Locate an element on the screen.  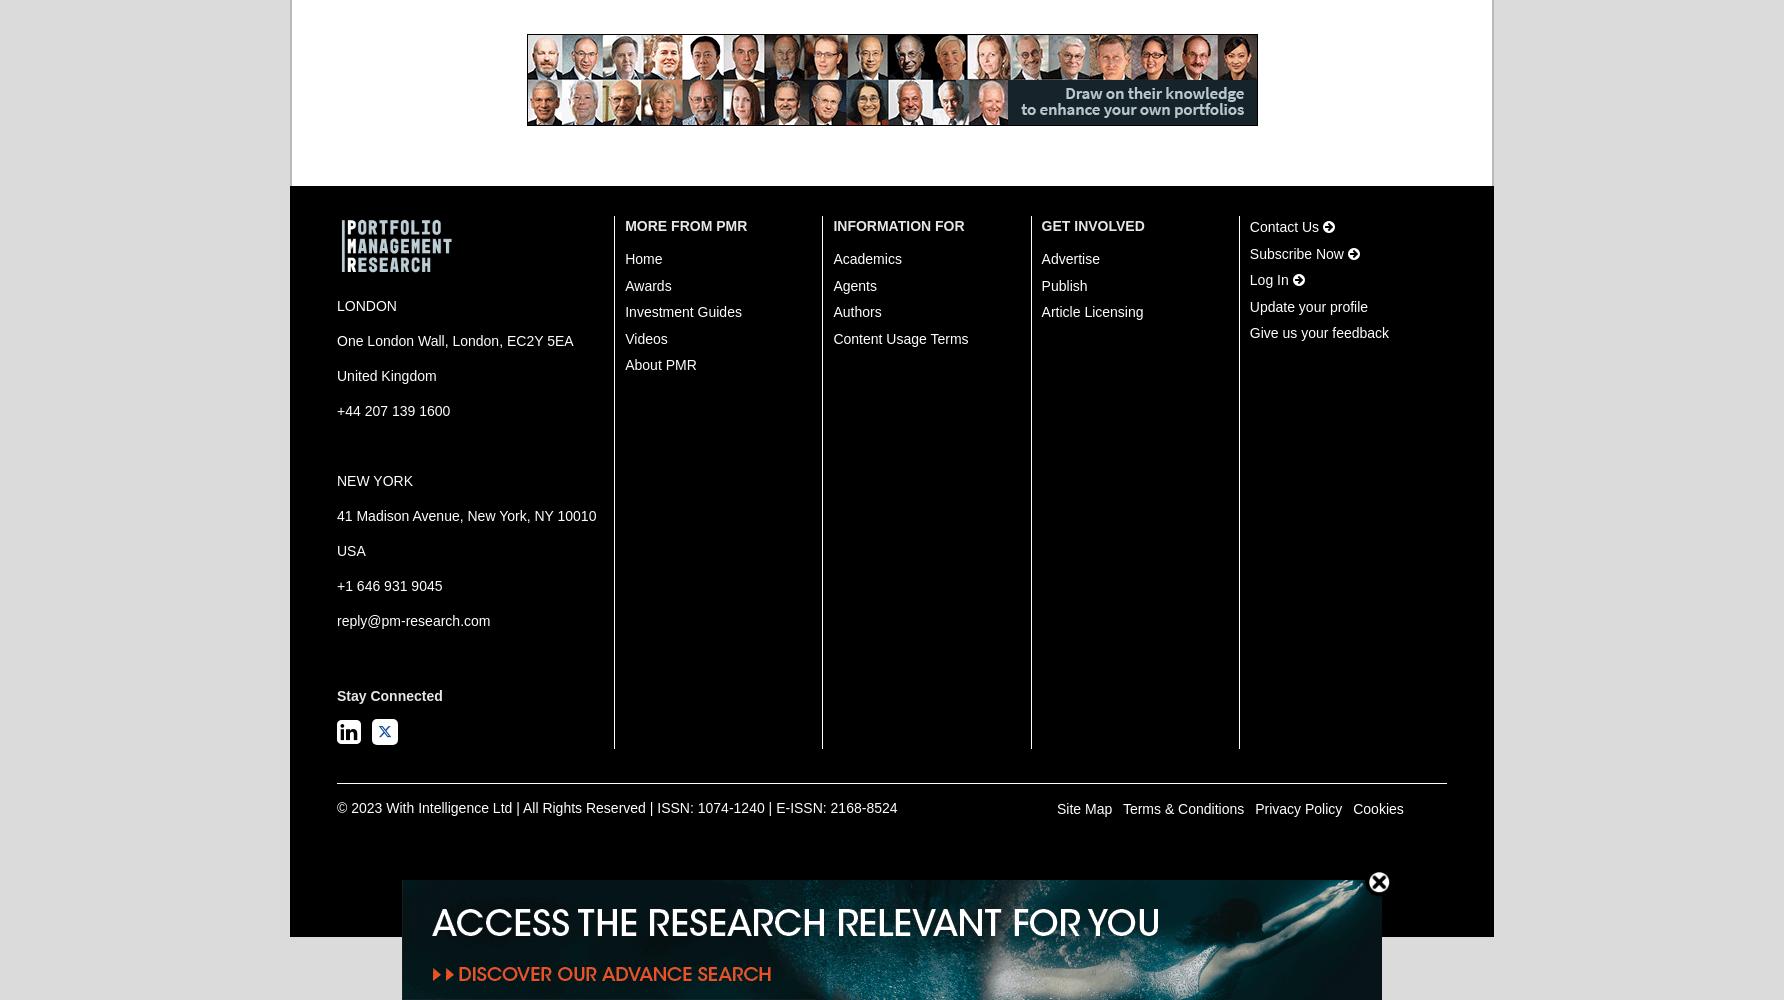
'GET INVOLVED' is located at coordinates (1091, 225).